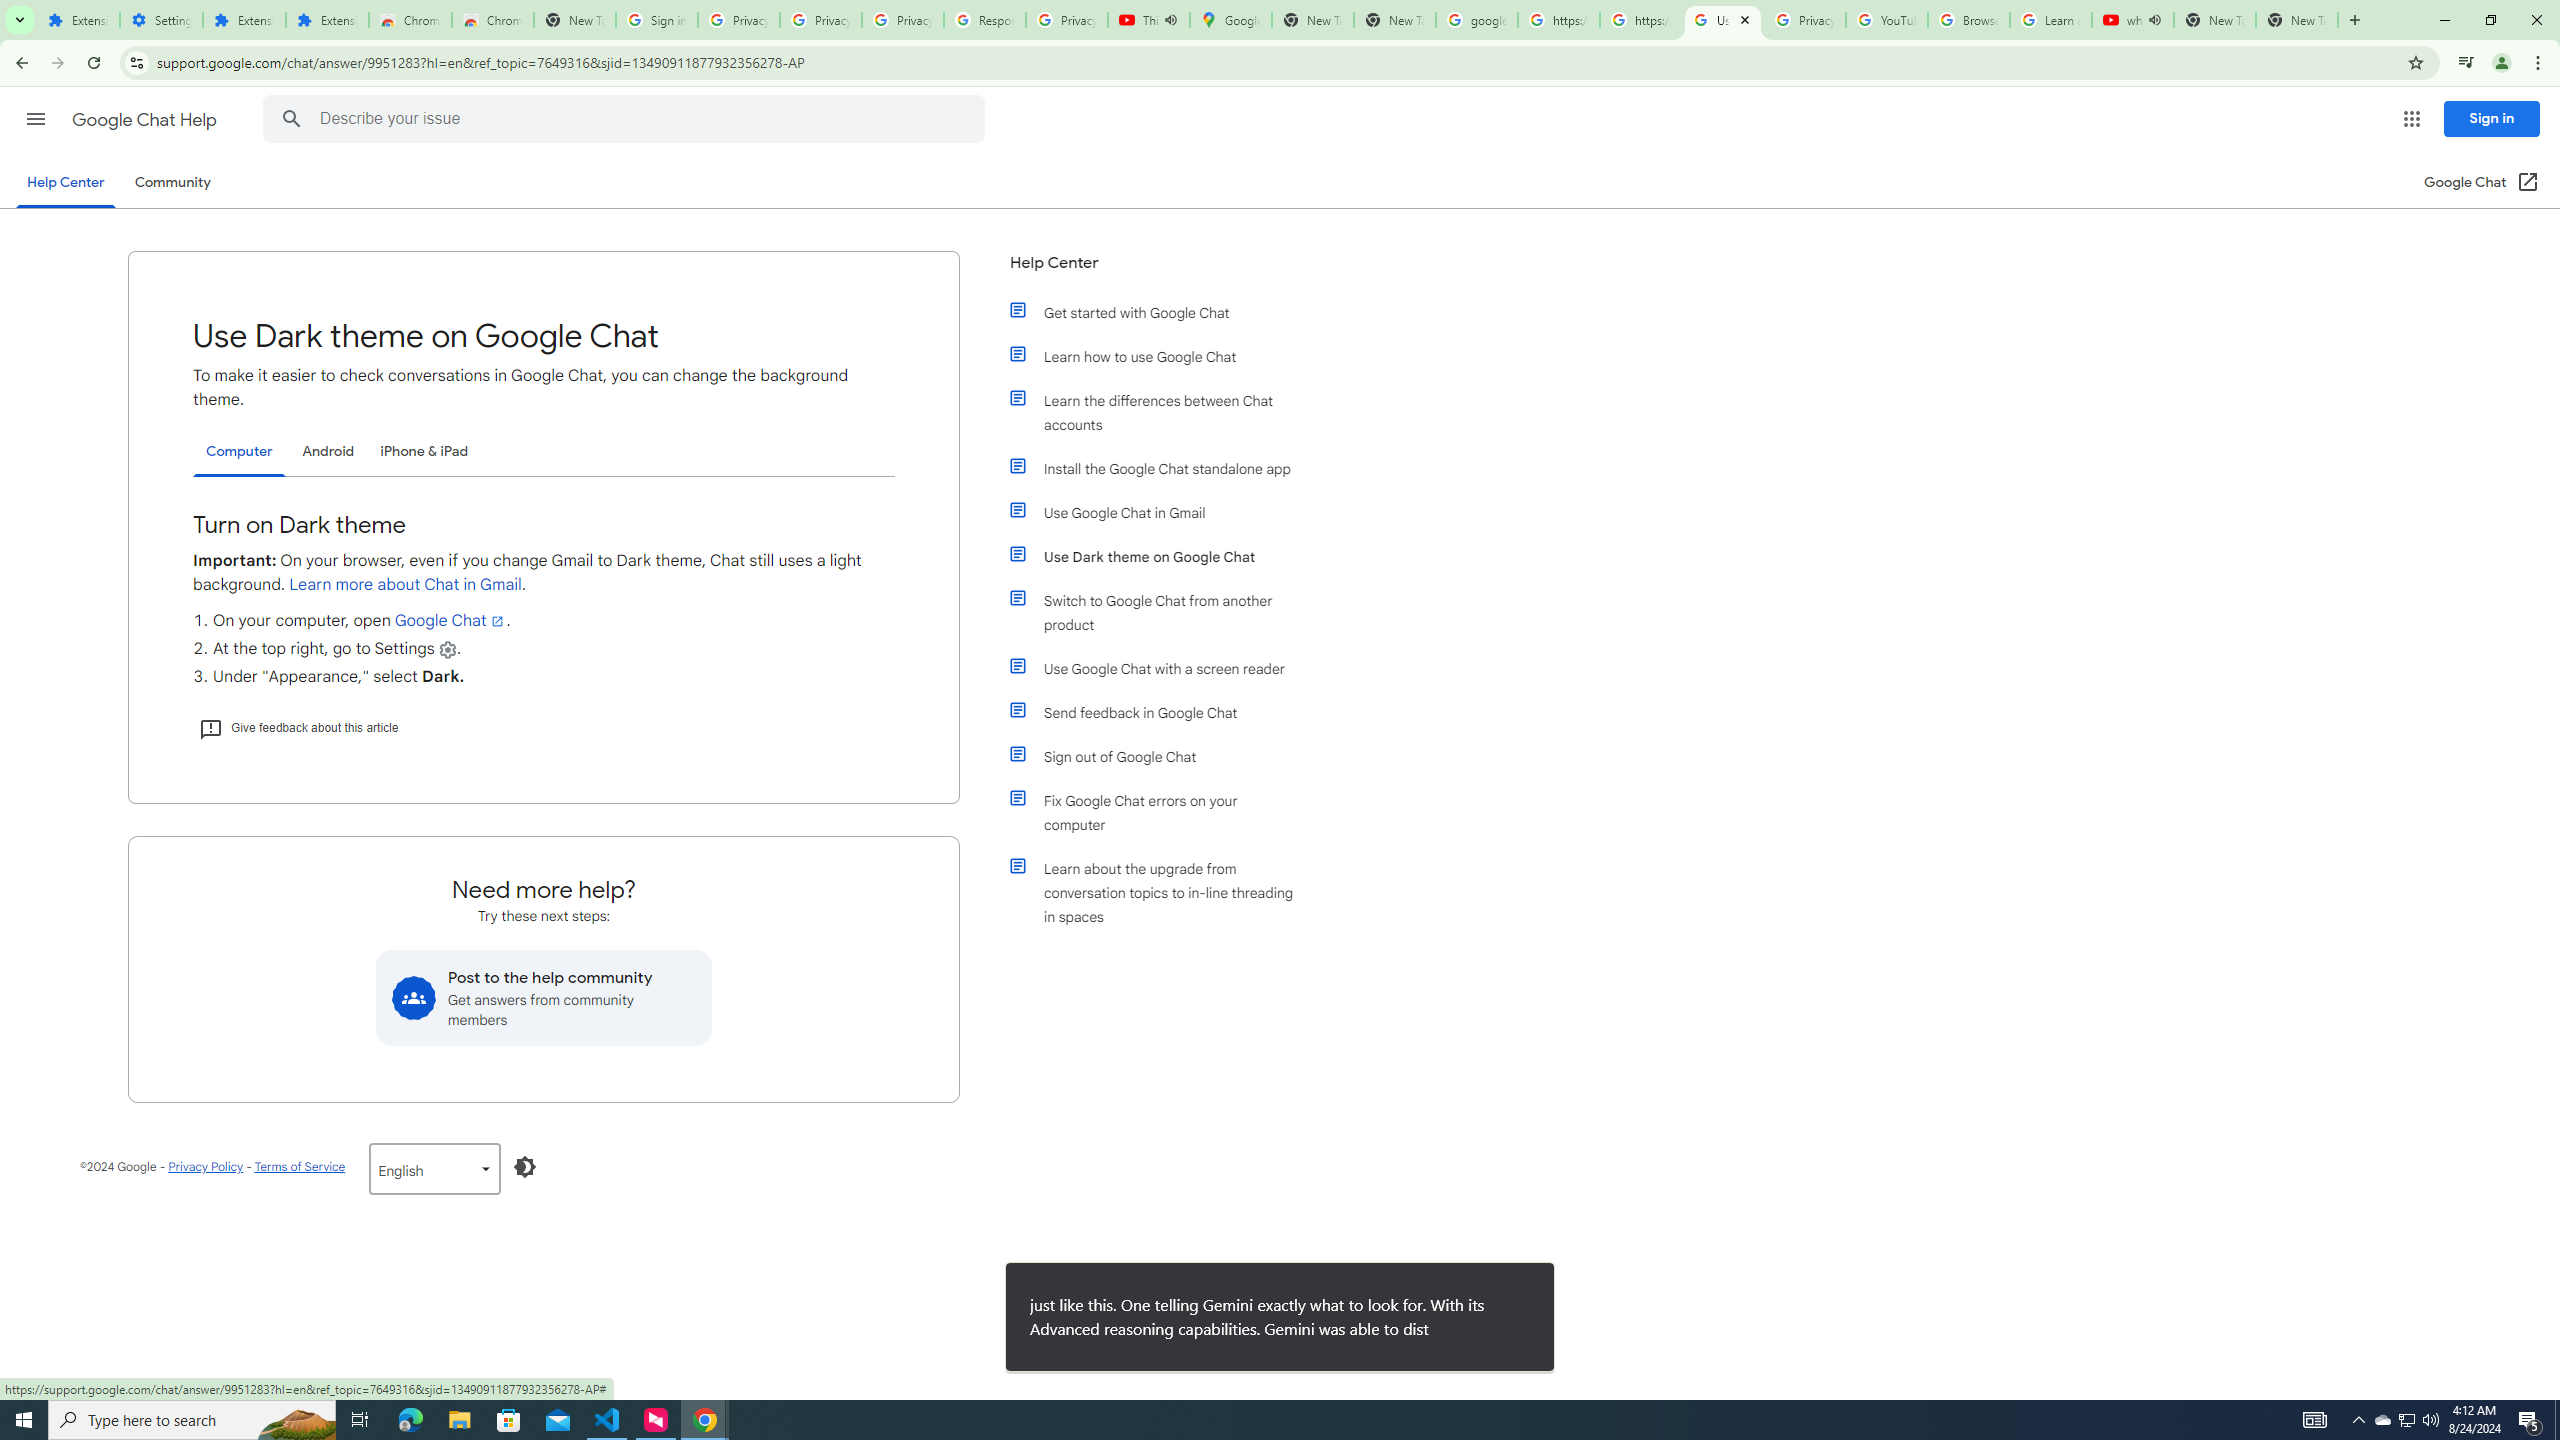  I want to click on 'Enable Dark Mode', so click(525, 1167).